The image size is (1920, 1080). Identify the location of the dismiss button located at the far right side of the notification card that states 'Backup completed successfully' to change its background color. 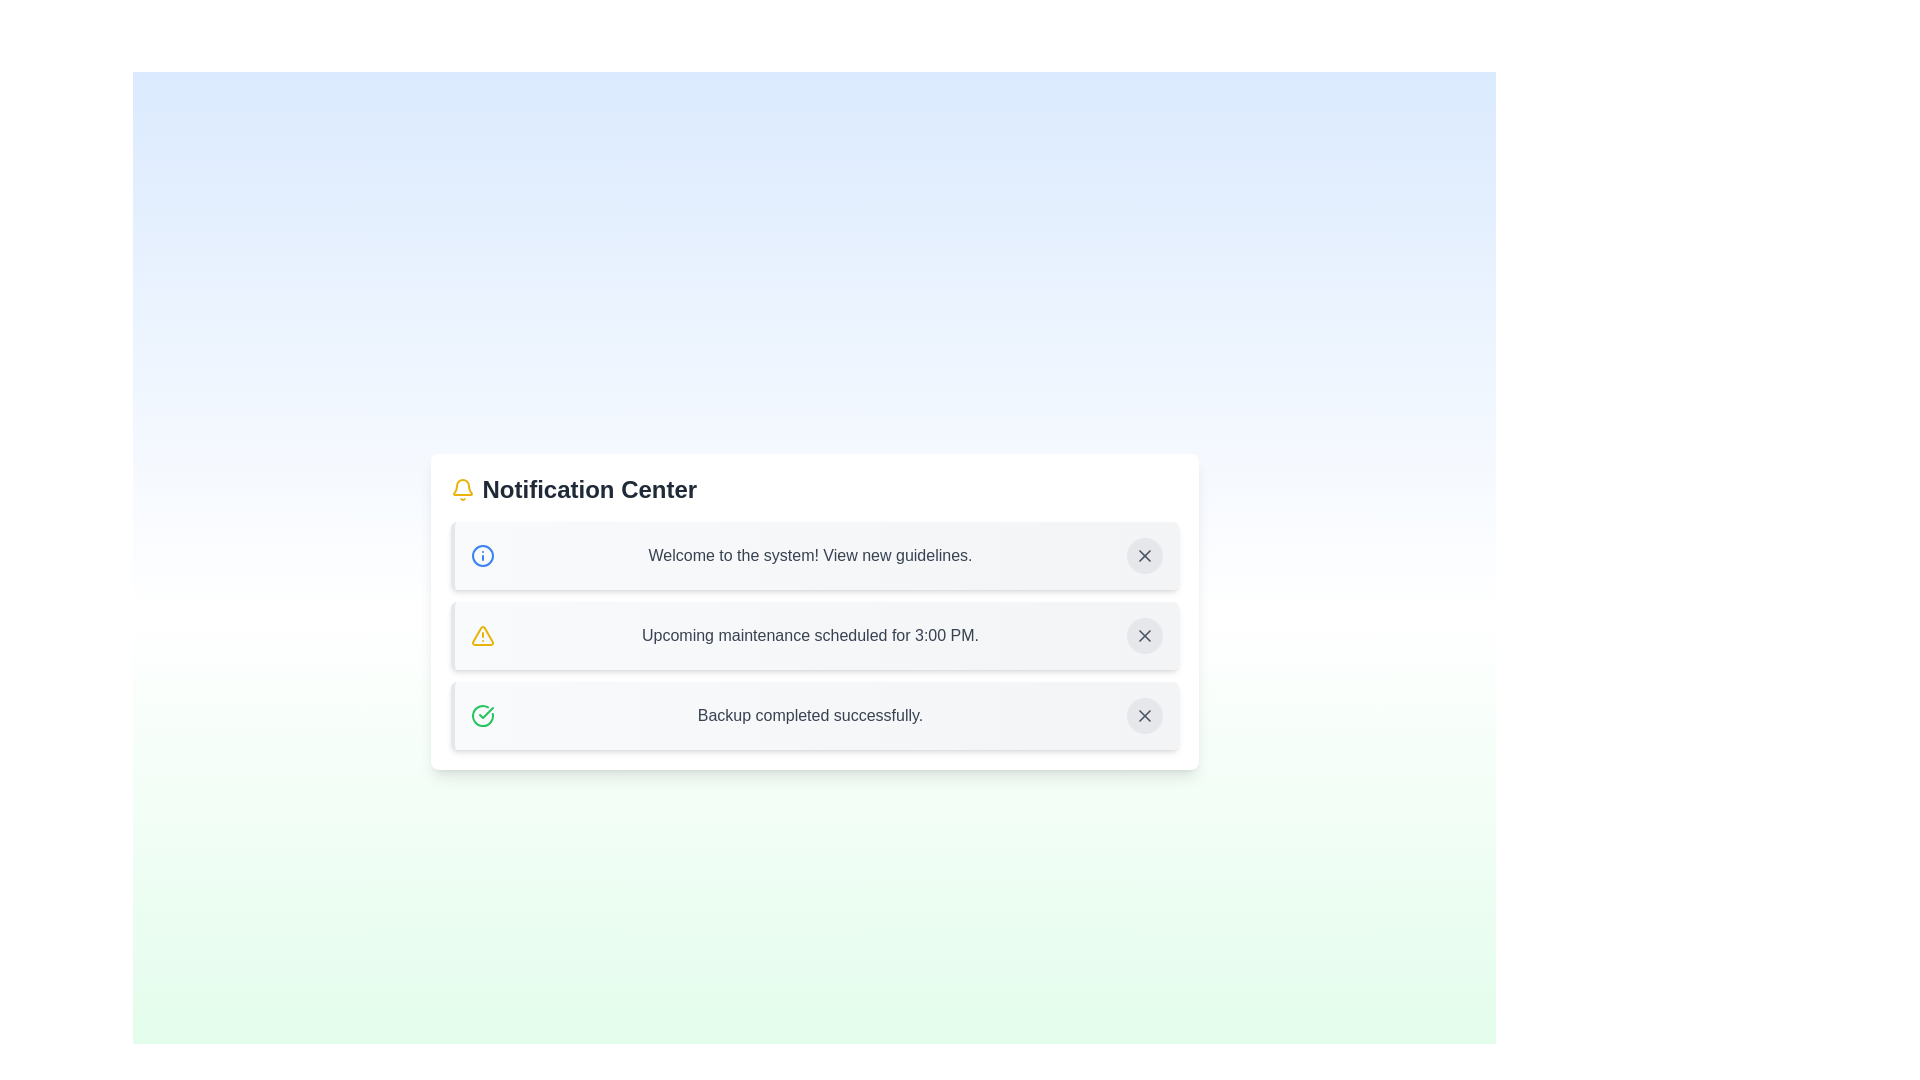
(1144, 715).